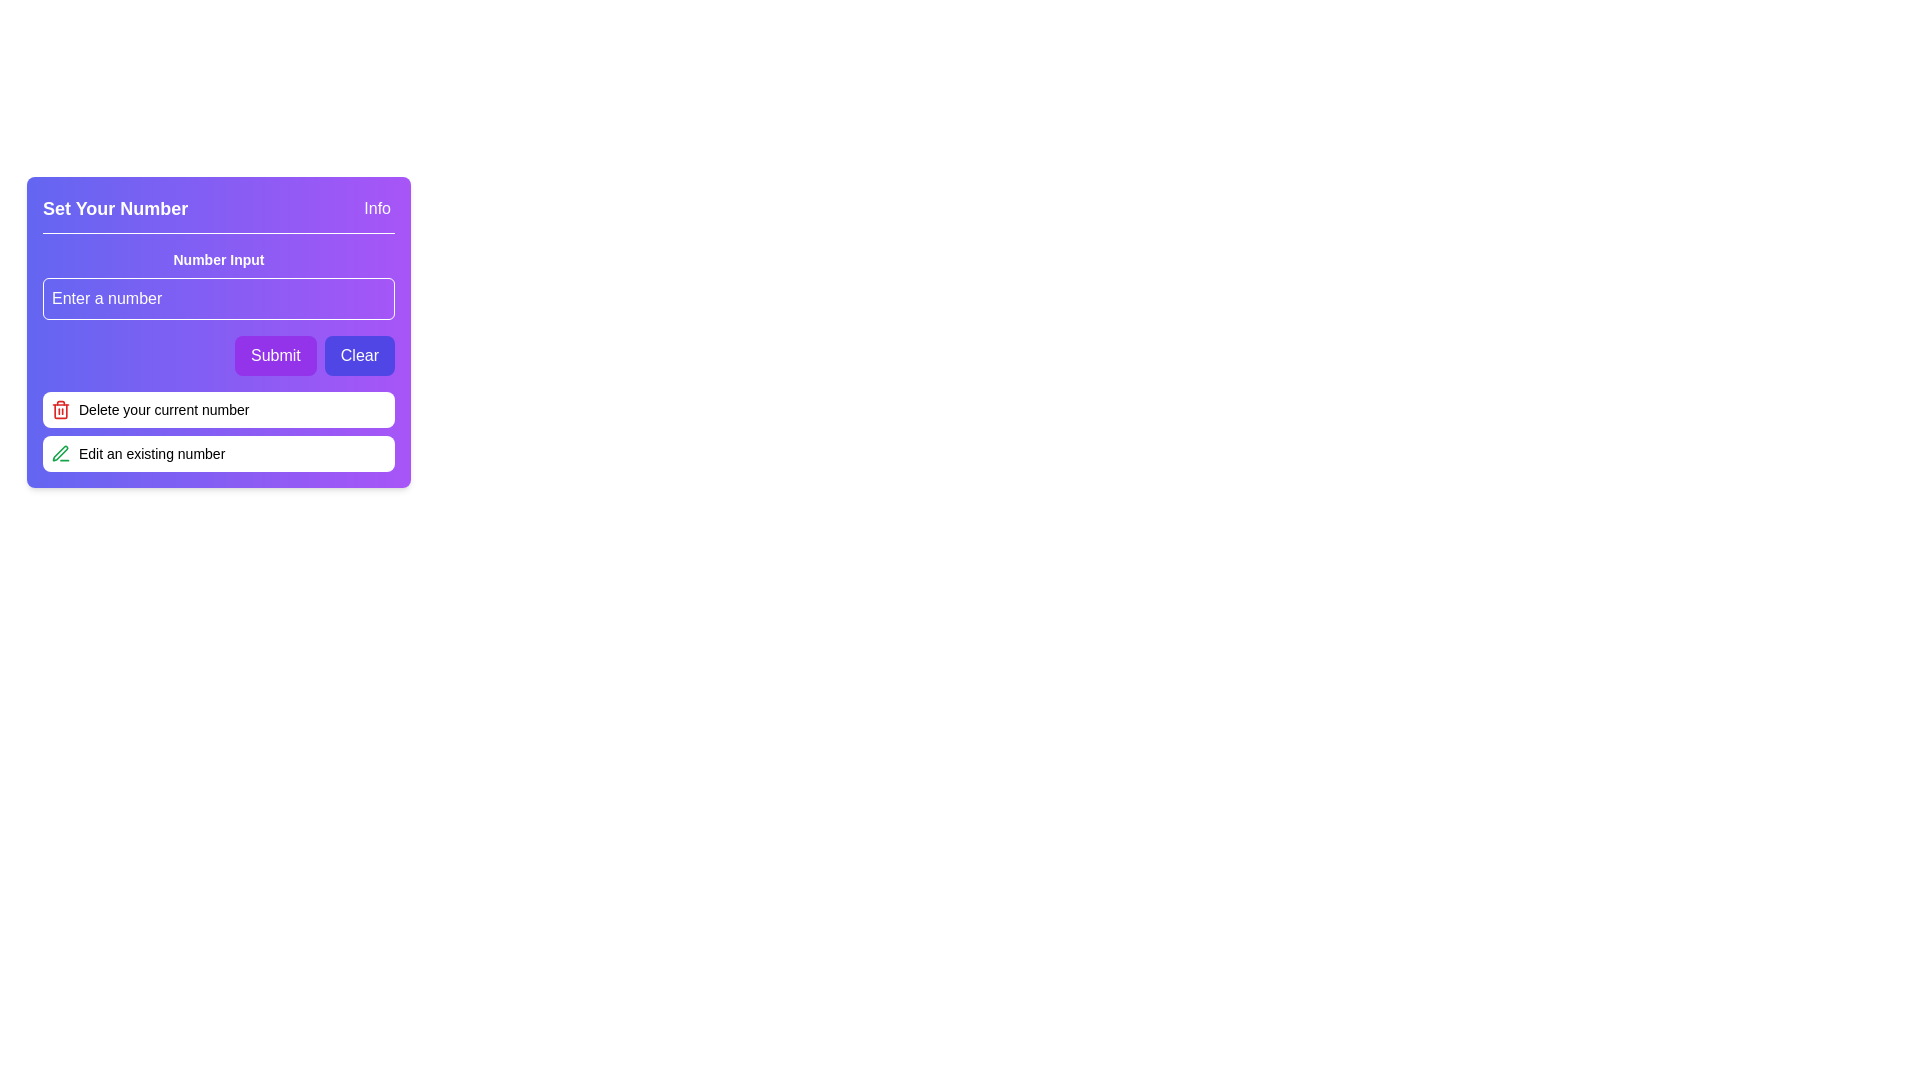 The height and width of the screenshot is (1080, 1920). I want to click on the text label that reads 'Edit an existing number', which is styled with a small font size and positioned at the bottom-right corner of the application, next to a green pen icon, so click(151, 454).